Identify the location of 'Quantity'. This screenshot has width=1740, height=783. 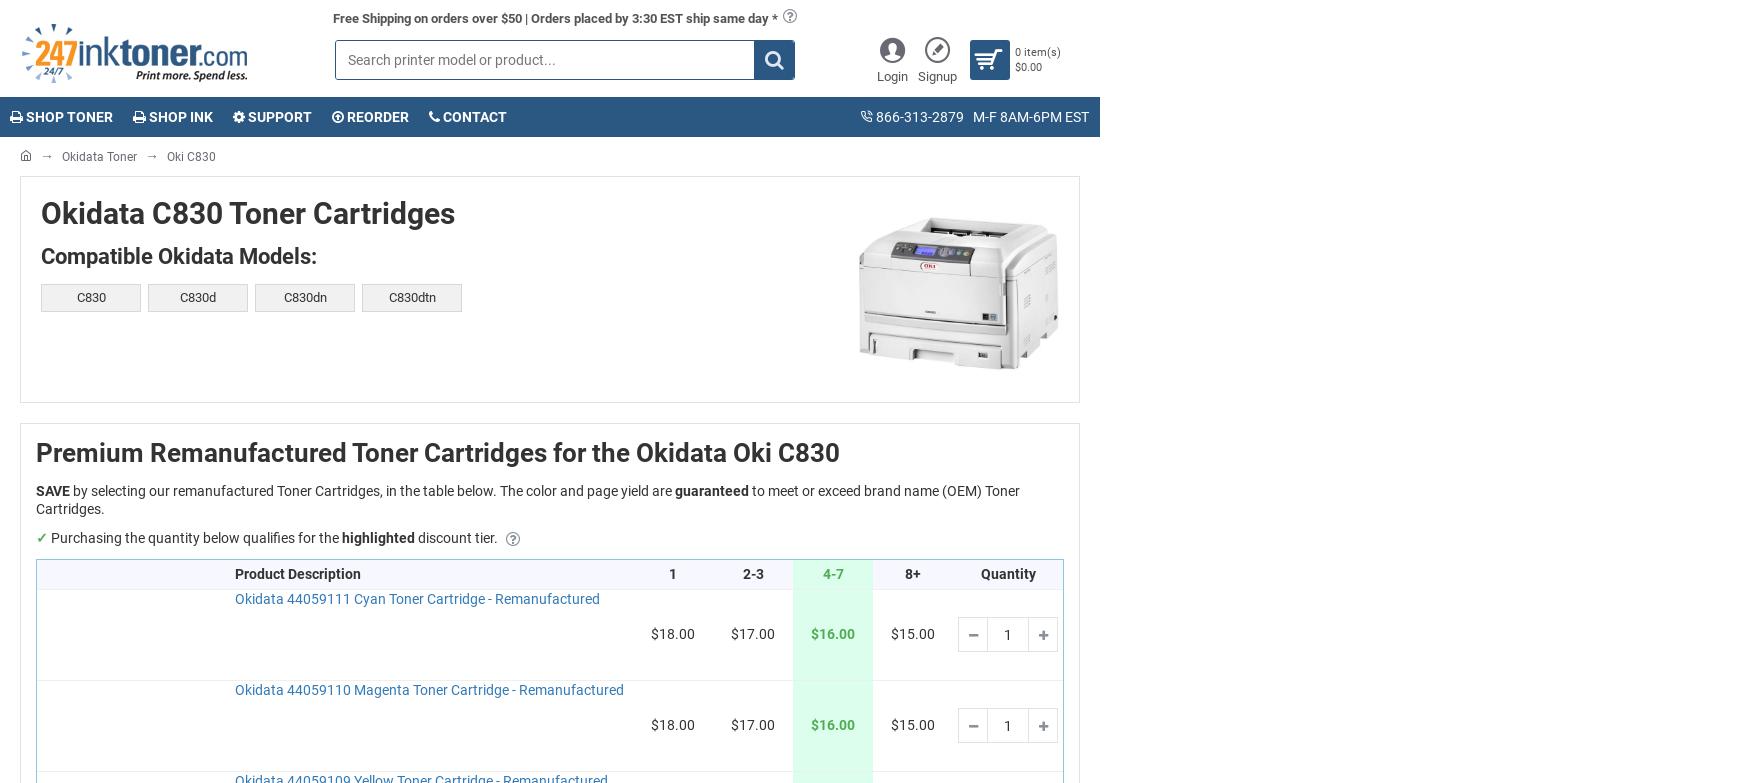
(1006, 573).